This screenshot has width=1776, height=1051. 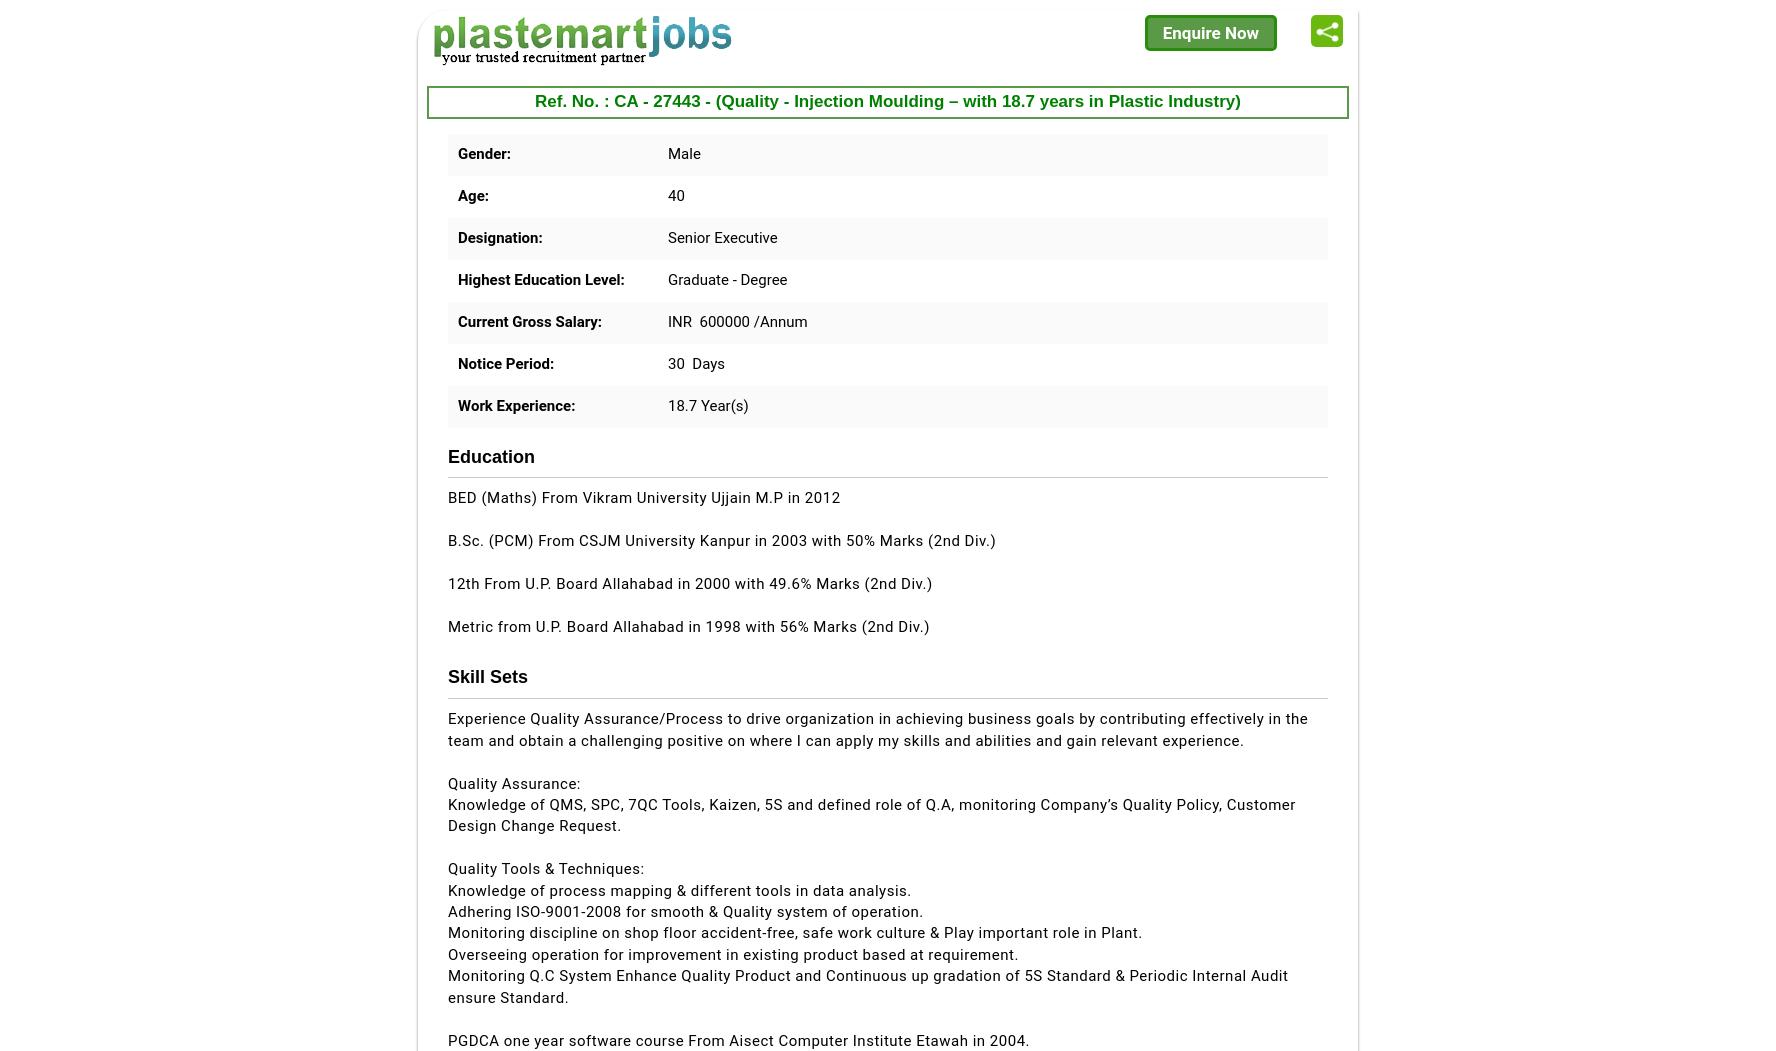 What do you see at coordinates (871, 815) in the screenshot?
I see `'Knowledge of QMS, SPC, 7QC Tools, Kaizen, 5S and defined role of Q.A, monitoring Company’s Quality Policy, Customer Design Change Request.'` at bounding box center [871, 815].